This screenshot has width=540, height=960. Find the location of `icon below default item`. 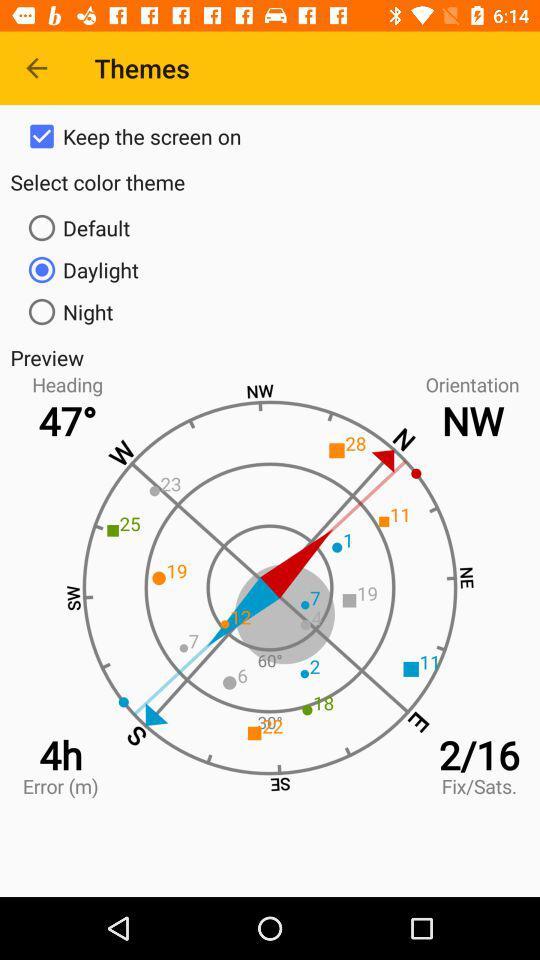

icon below default item is located at coordinates (270, 268).